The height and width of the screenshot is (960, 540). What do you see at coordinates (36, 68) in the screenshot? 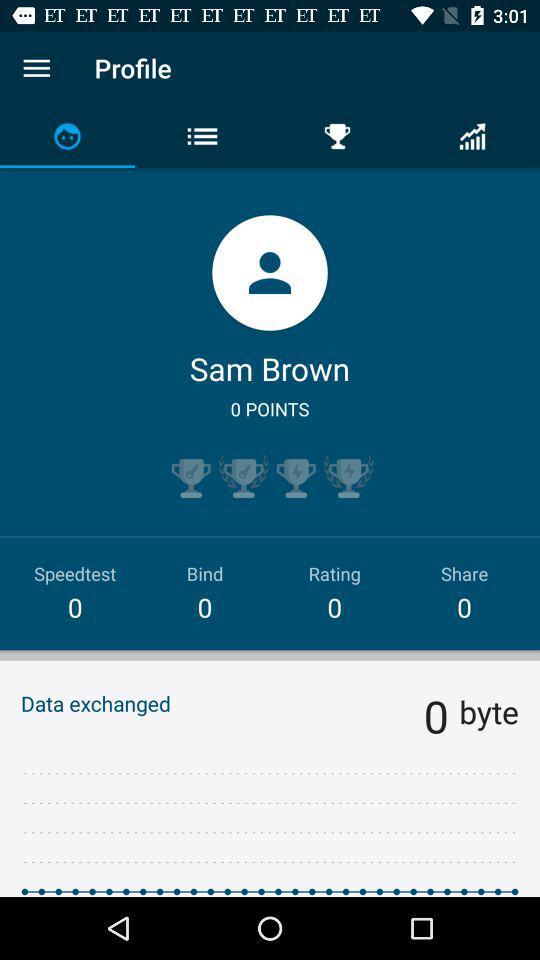
I see `more options` at bounding box center [36, 68].